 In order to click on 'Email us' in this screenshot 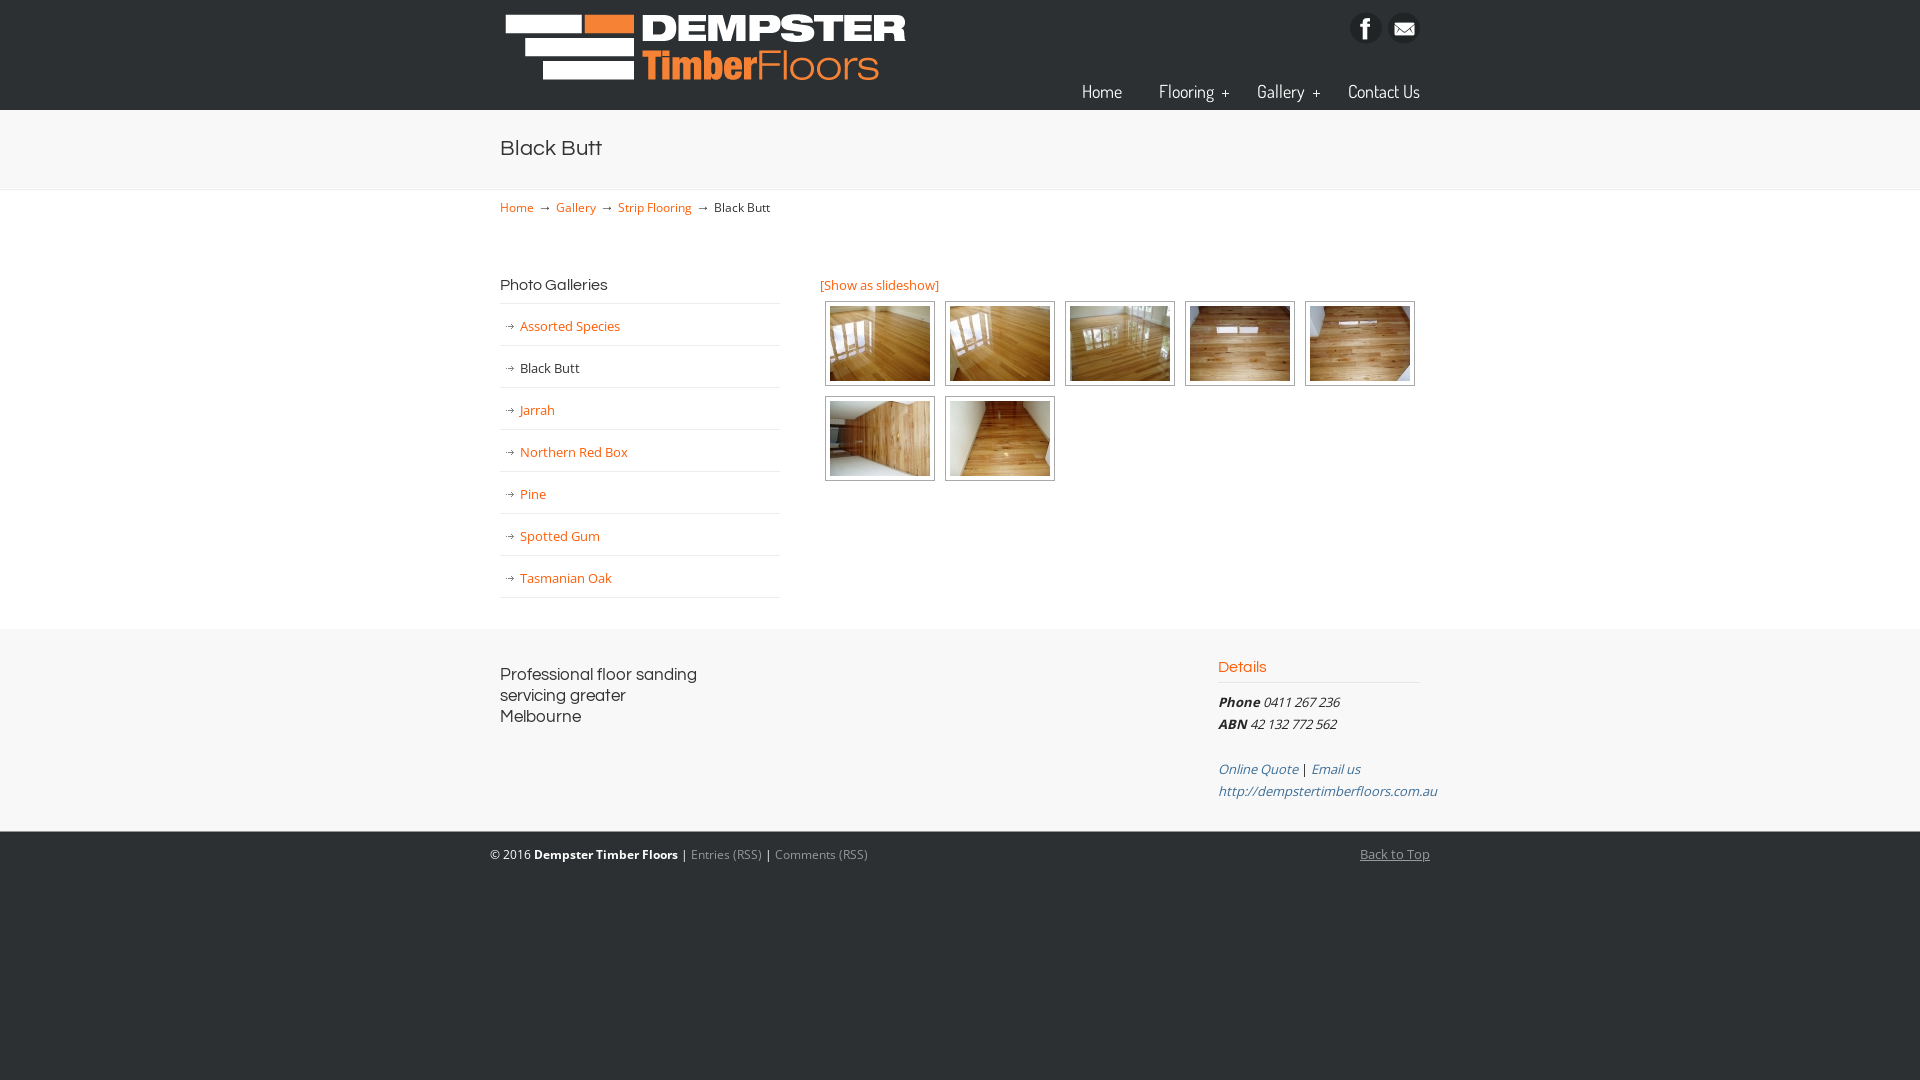, I will do `click(1335, 767)`.